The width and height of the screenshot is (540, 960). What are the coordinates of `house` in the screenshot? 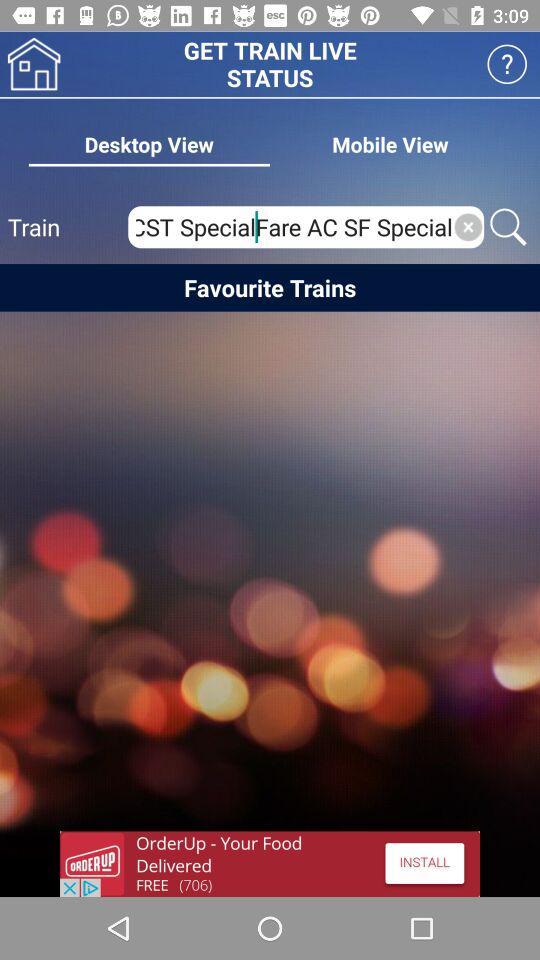 It's located at (33, 64).